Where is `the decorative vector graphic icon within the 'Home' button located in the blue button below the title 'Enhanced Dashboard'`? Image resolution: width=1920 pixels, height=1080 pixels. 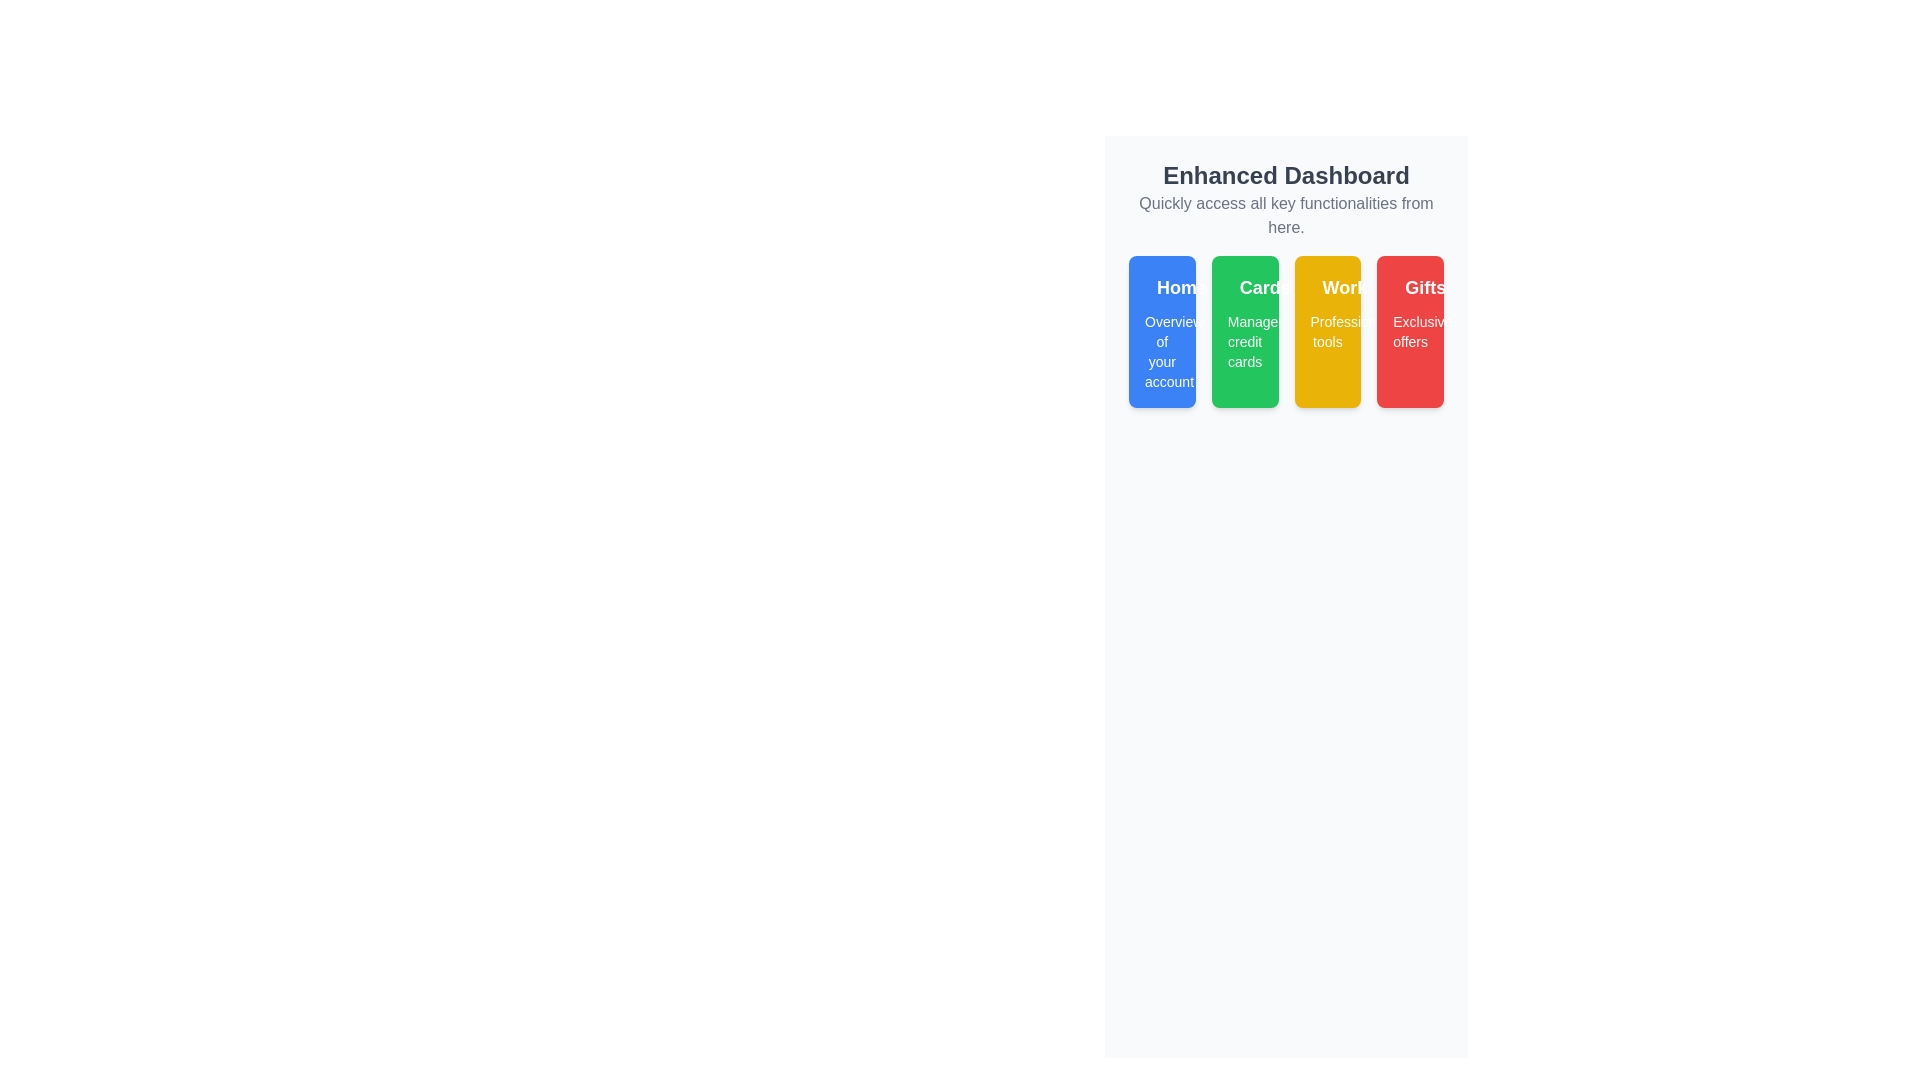 the decorative vector graphic icon within the 'Home' button located in the blue button below the title 'Enhanced Dashboard' is located at coordinates (1156, 282).